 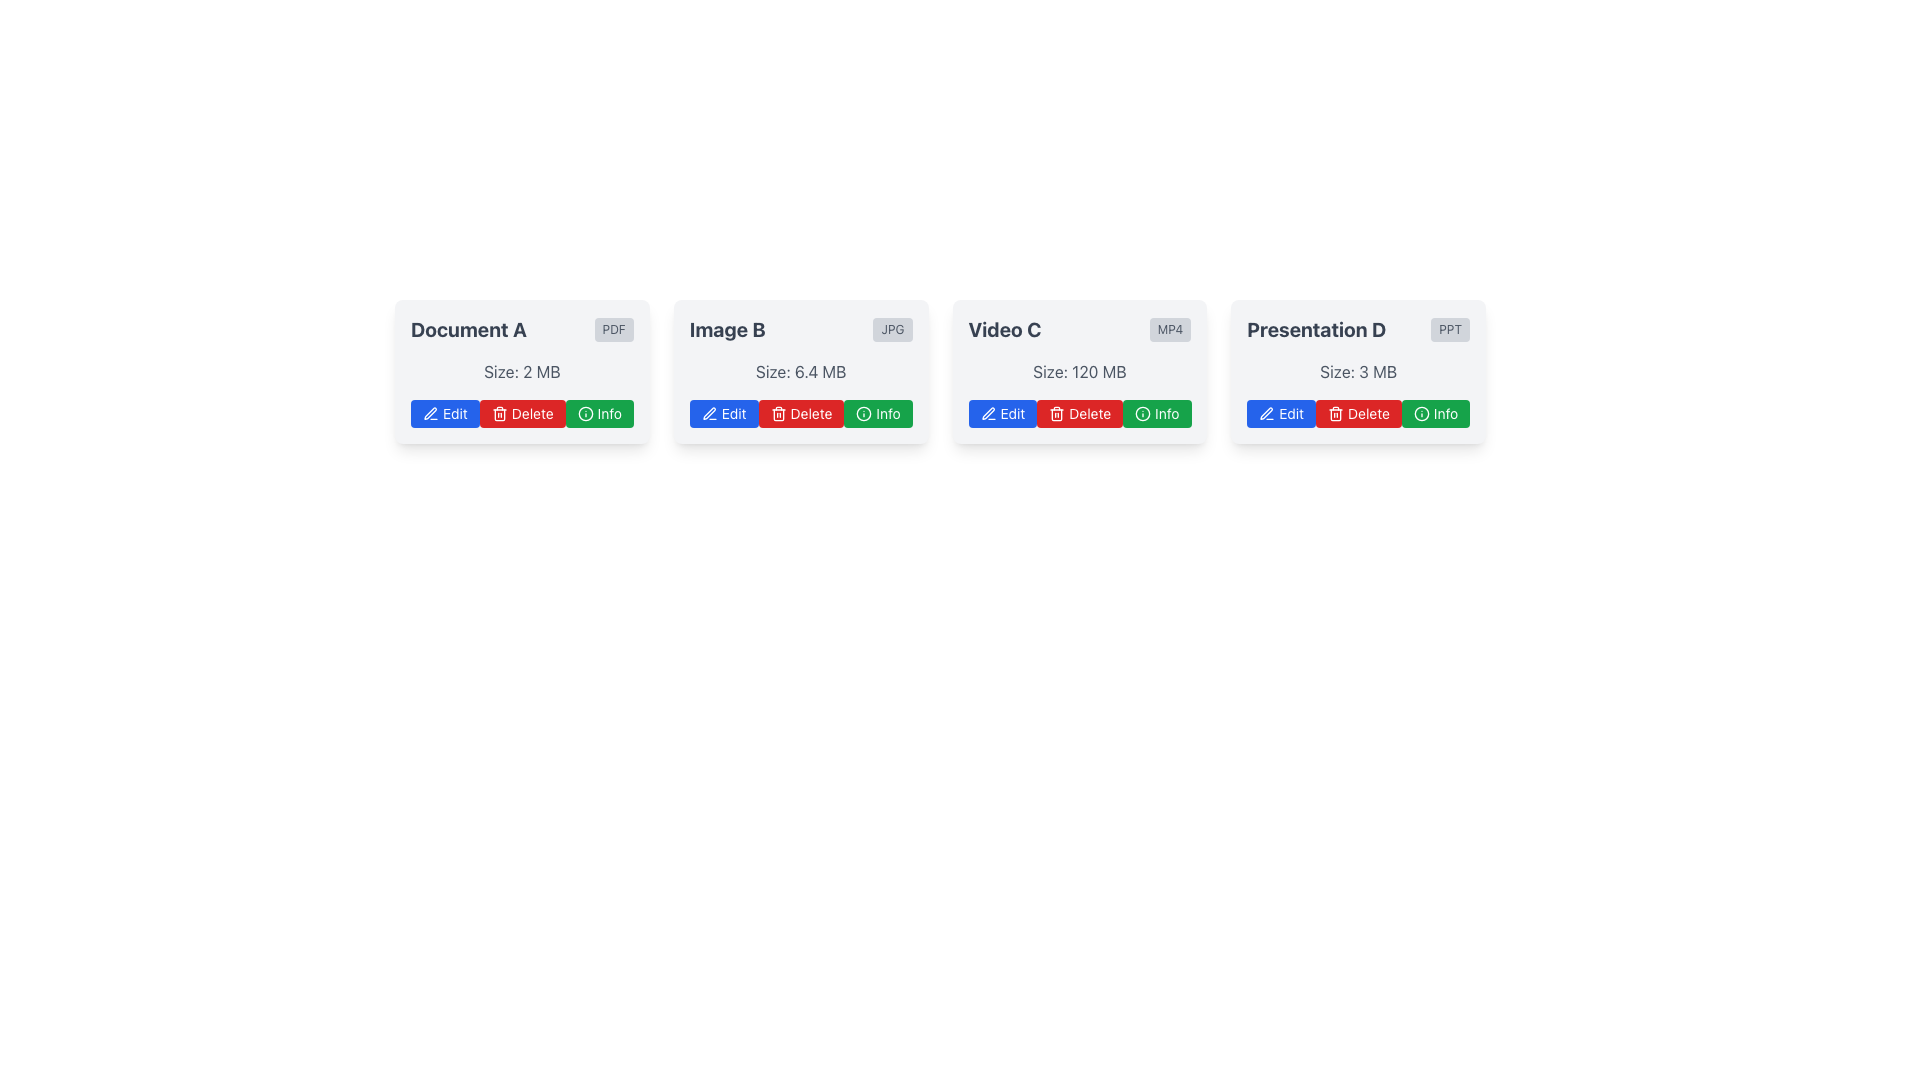 What do you see at coordinates (429, 412) in the screenshot?
I see `the pen icon representing the 'edit' functionality, located beneath the 'Document A' title` at bounding box center [429, 412].